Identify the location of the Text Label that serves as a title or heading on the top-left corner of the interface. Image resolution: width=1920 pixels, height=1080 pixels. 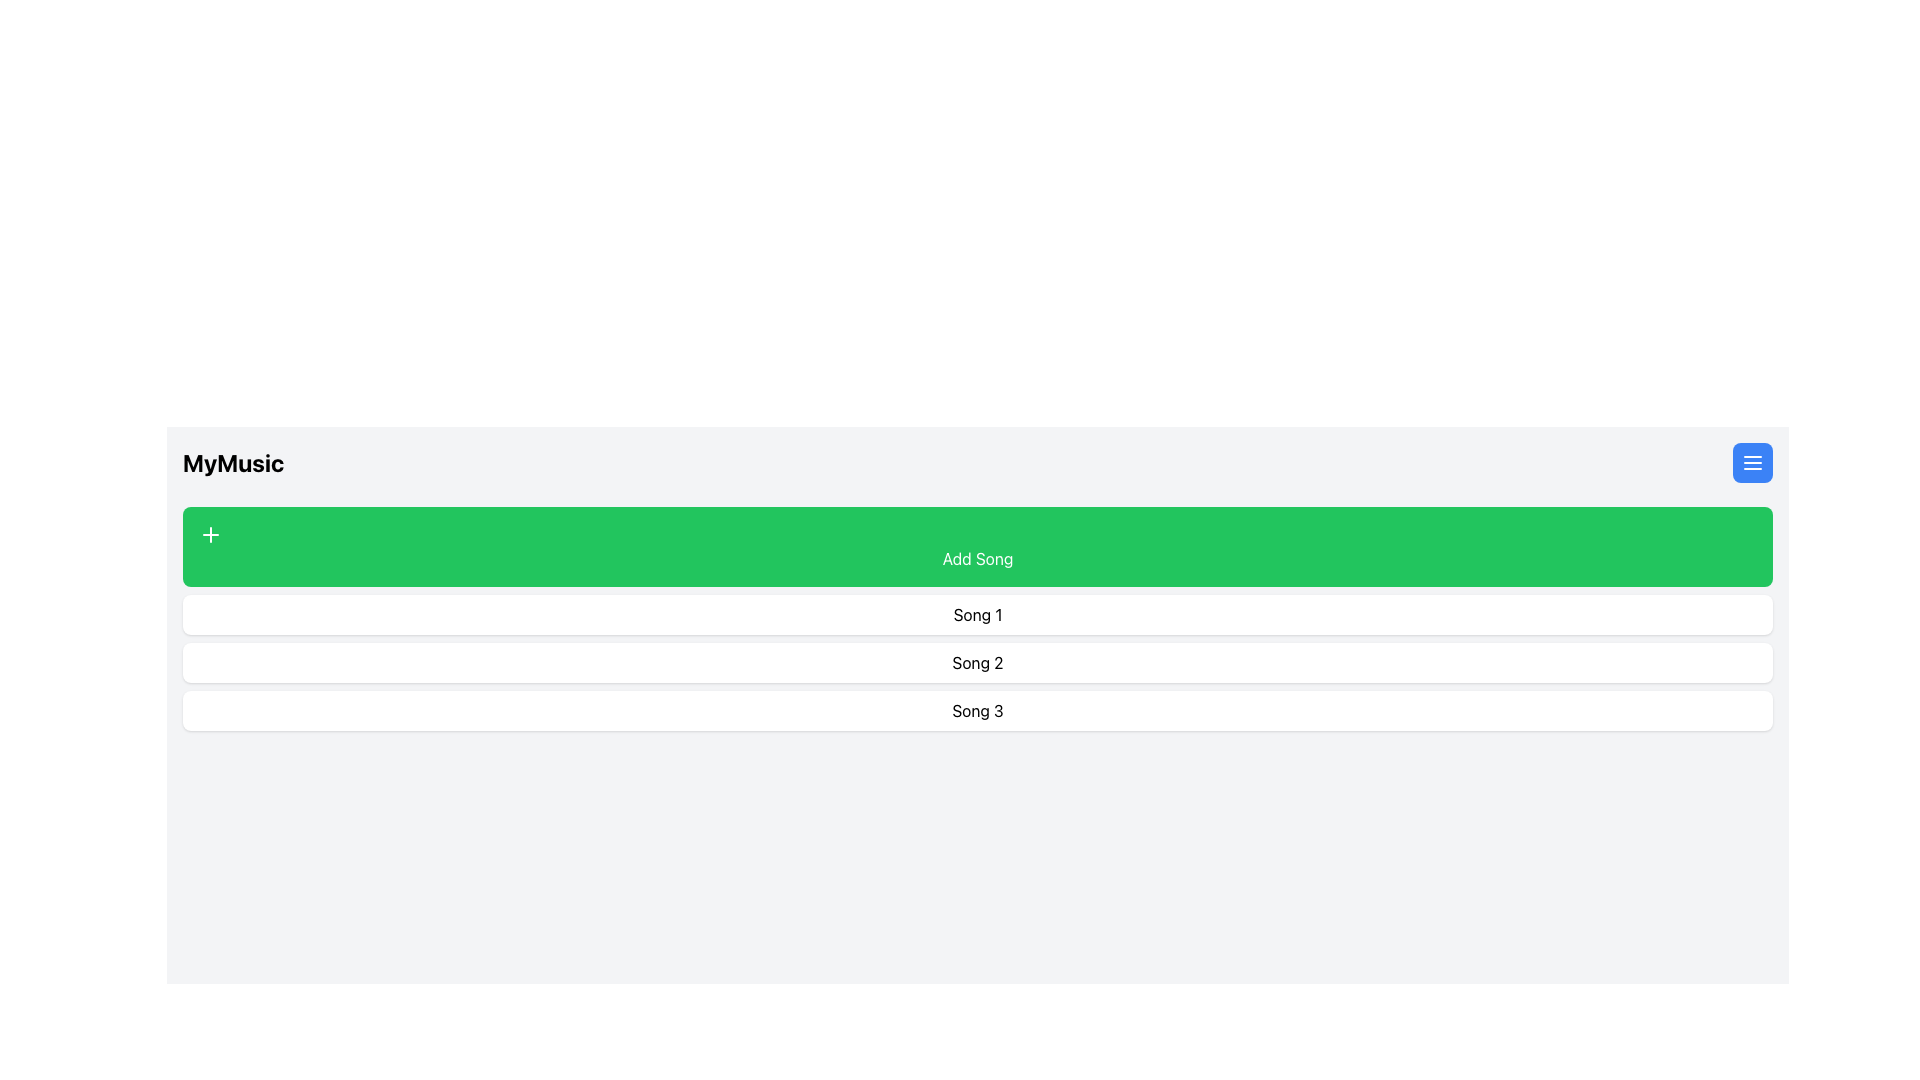
(233, 462).